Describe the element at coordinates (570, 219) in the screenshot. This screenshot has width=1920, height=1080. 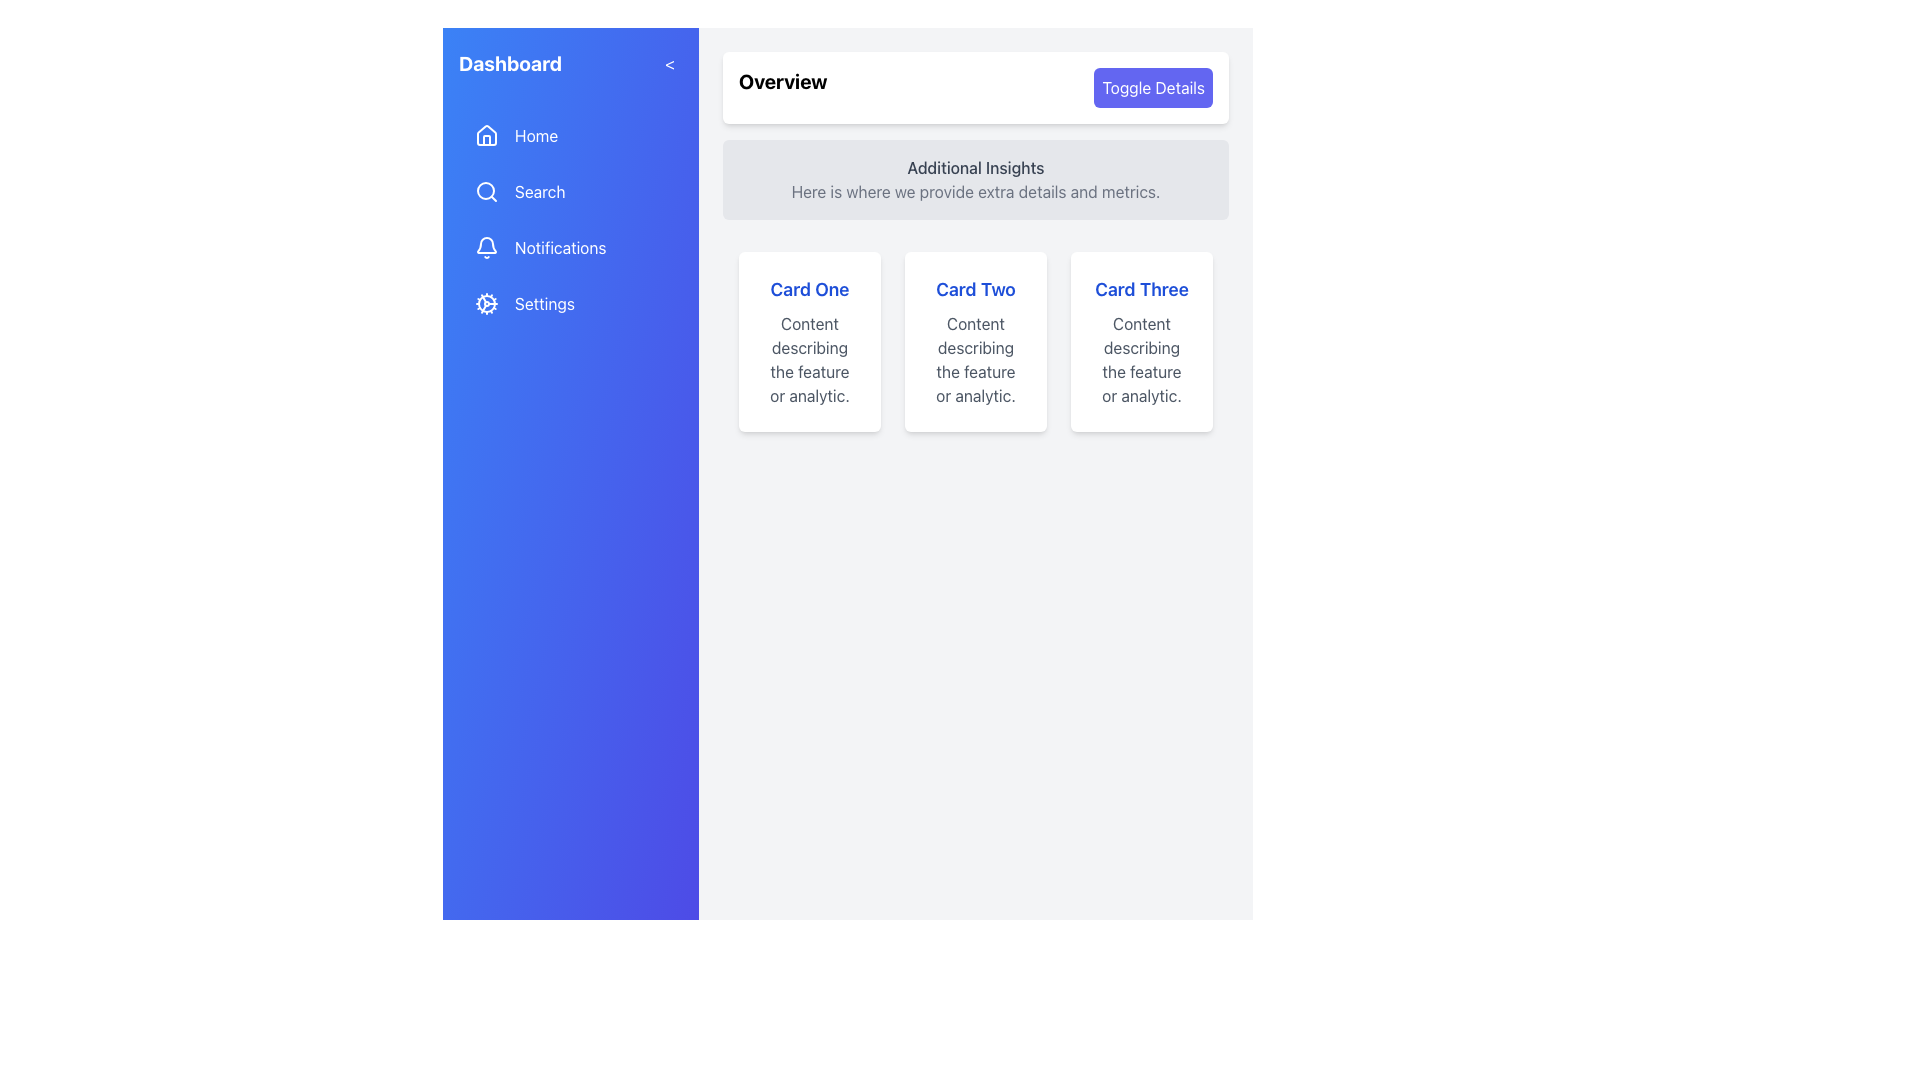
I see `the navigation button for the search functionality located in the sidebar, positioned between 'Home' and 'Notifications'` at that location.